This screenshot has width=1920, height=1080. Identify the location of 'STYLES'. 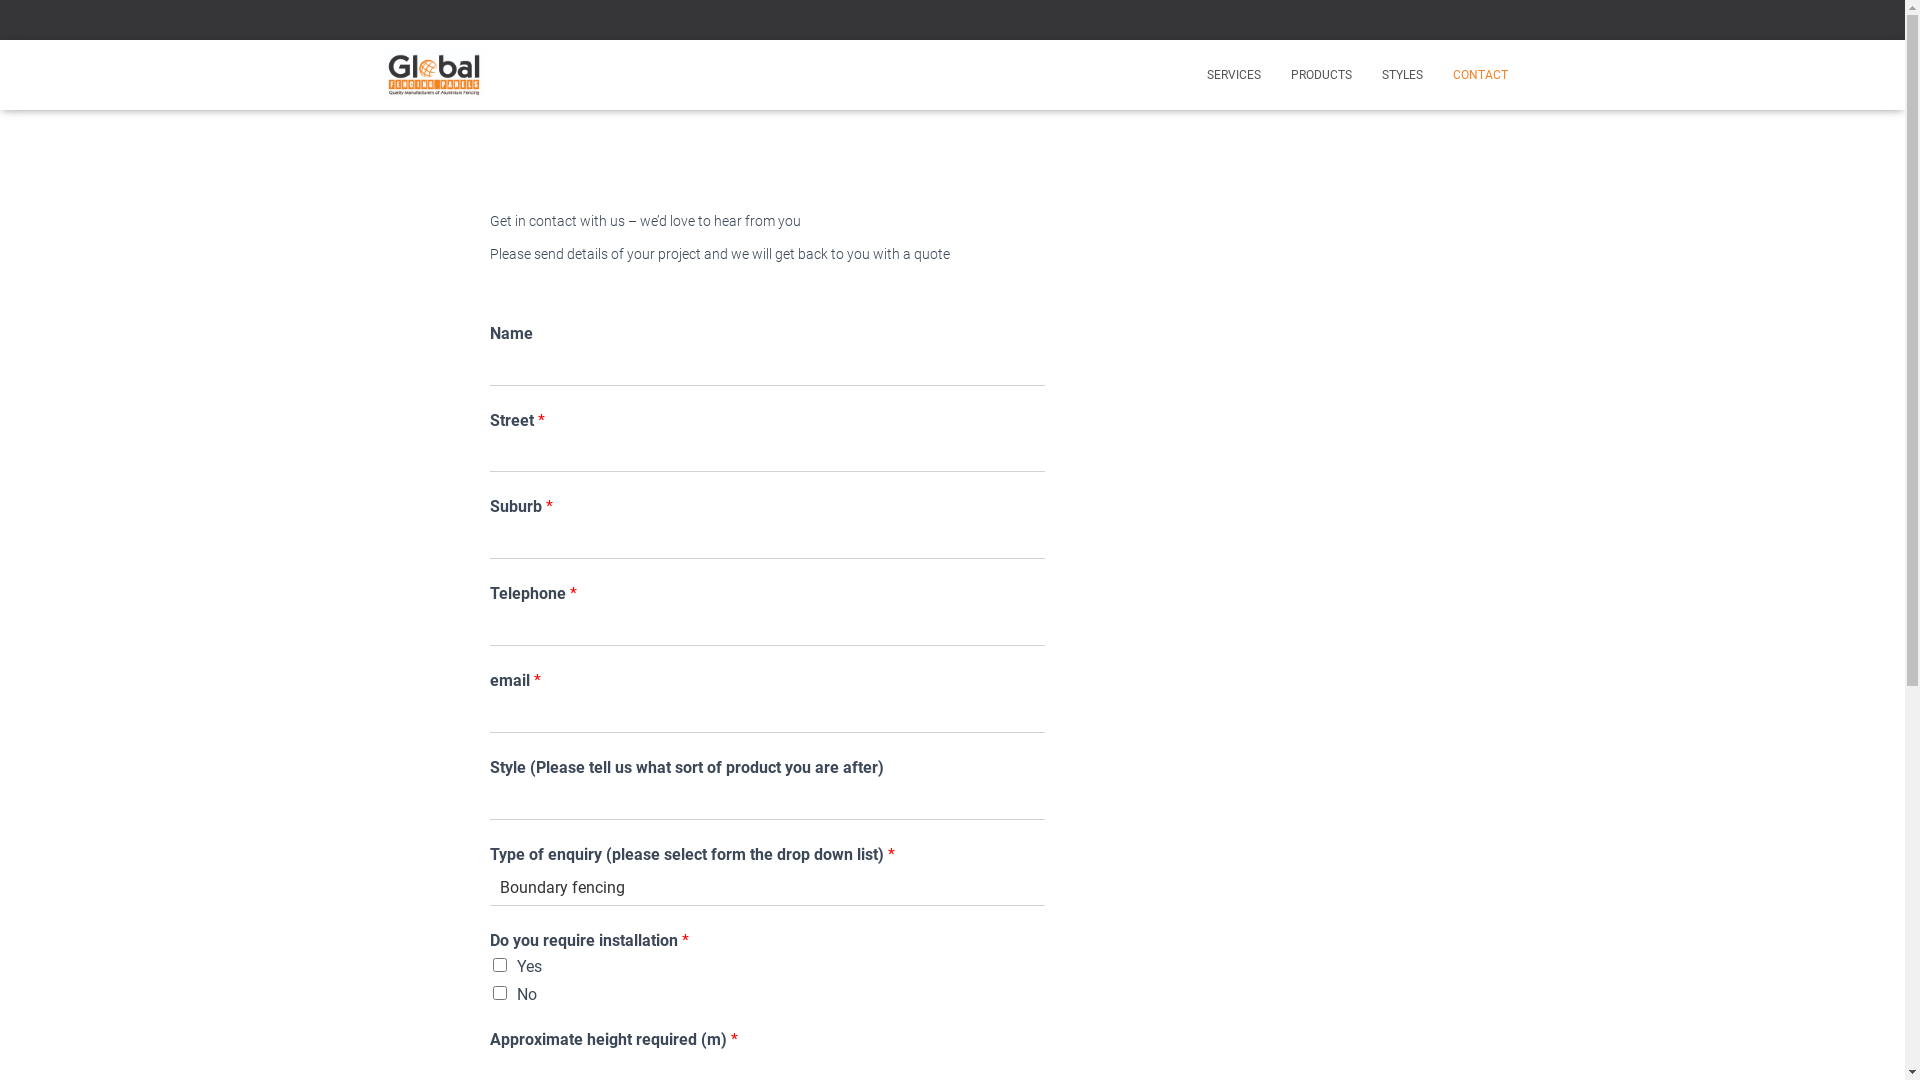
(1400, 73).